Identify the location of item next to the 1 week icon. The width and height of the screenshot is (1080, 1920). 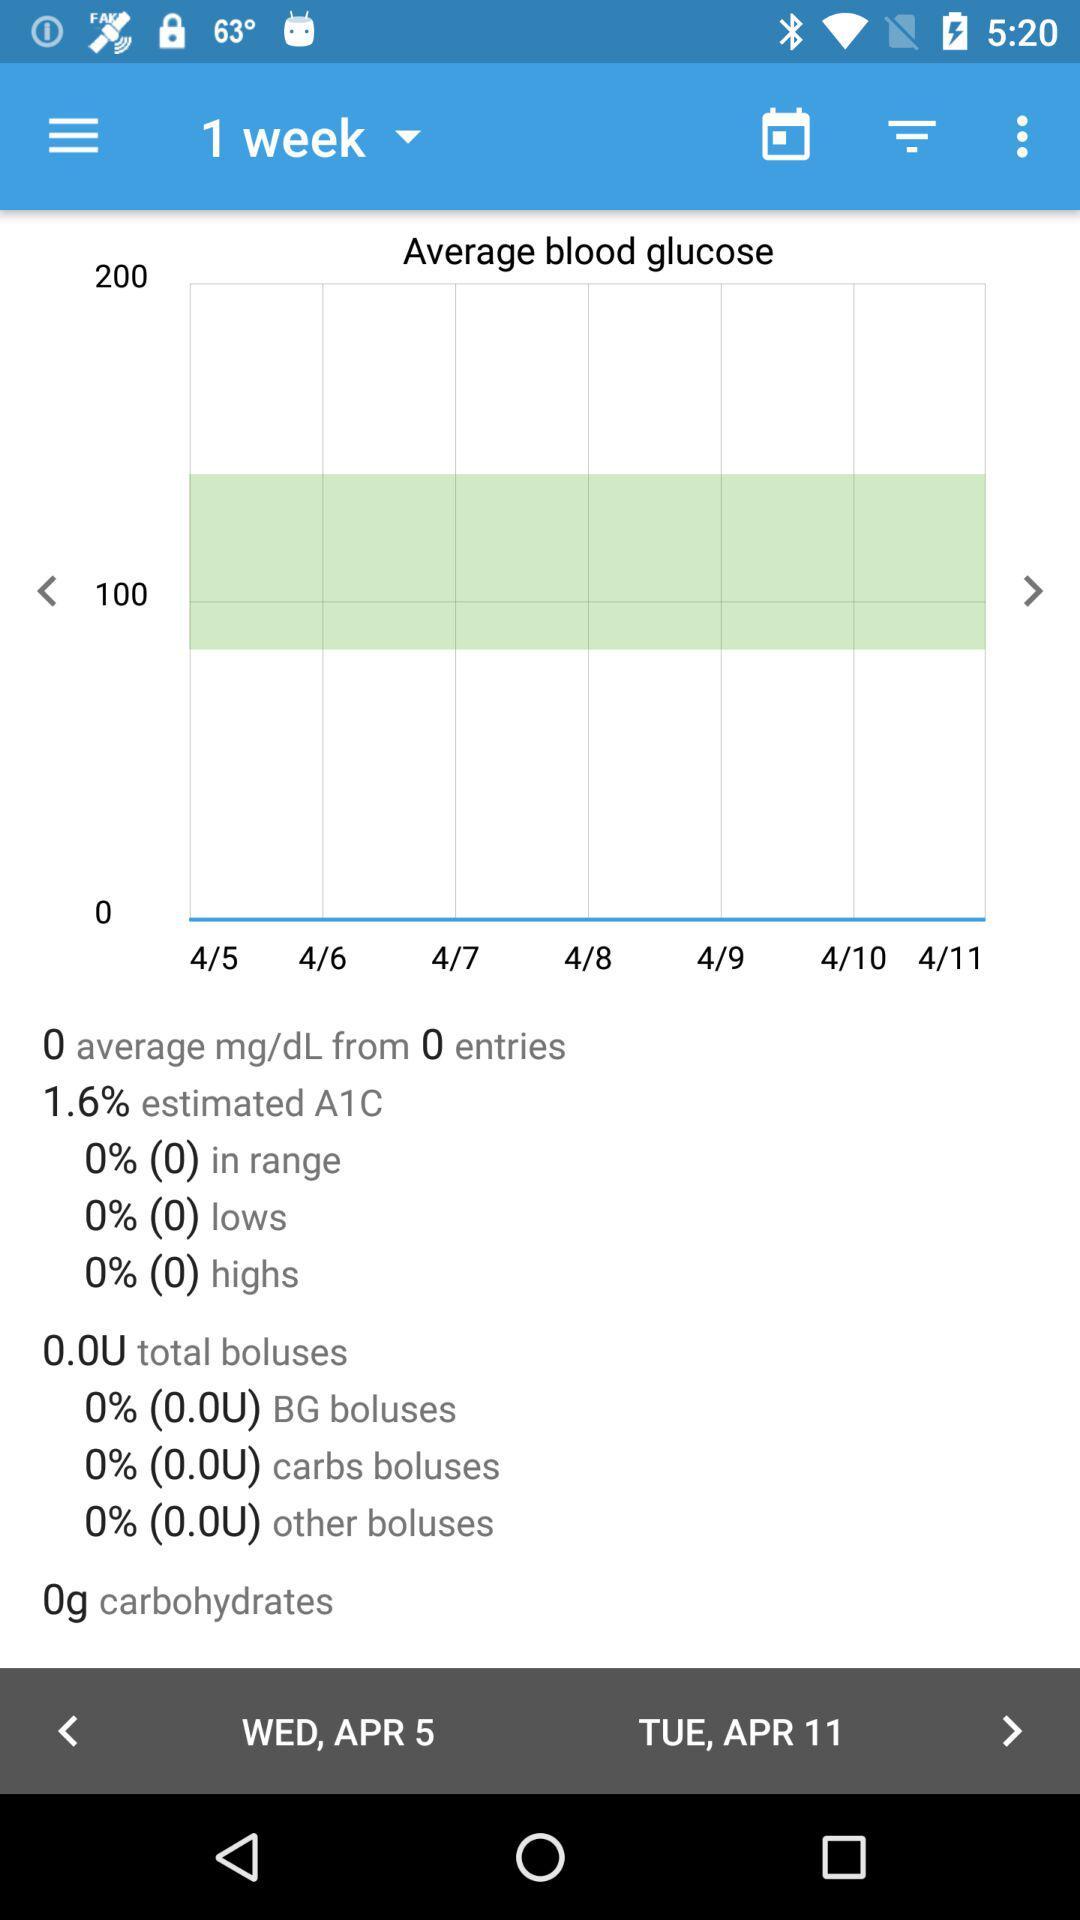
(72, 135).